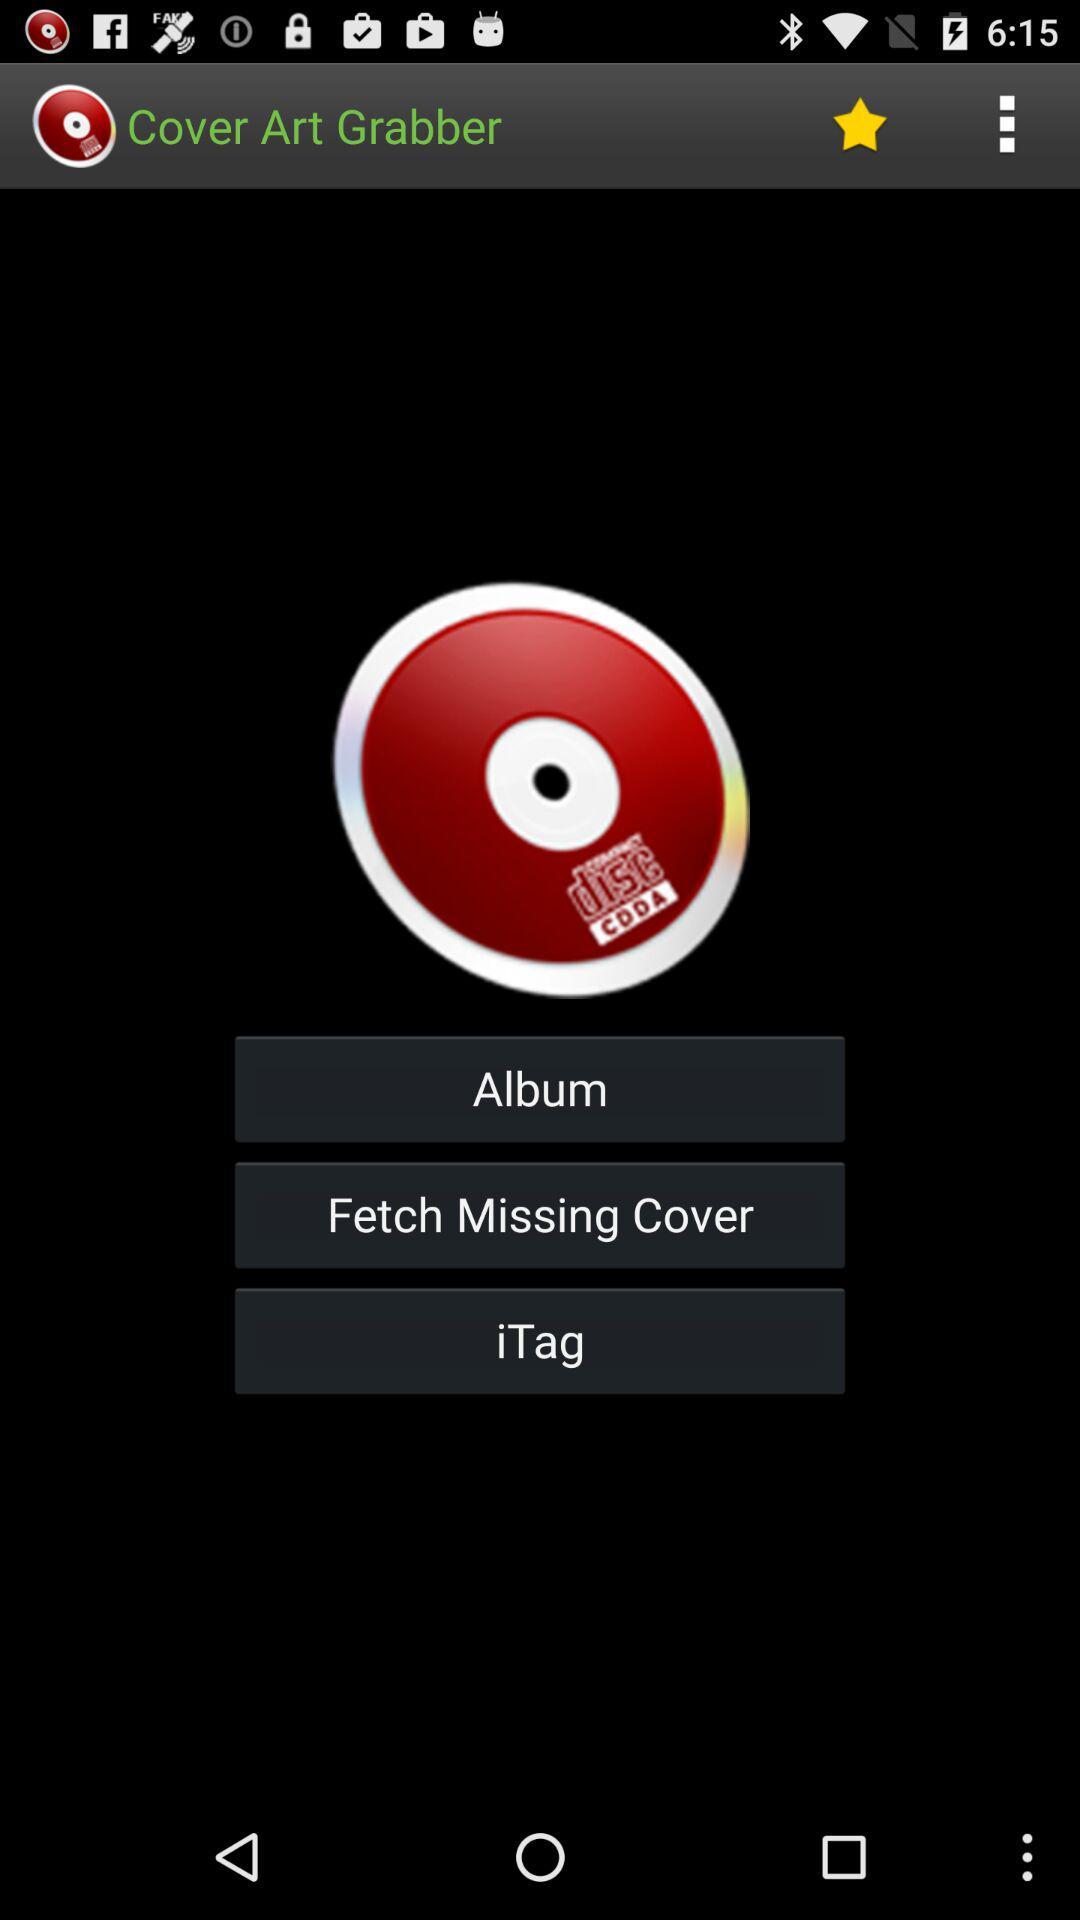  Describe the element at coordinates (858, 124) in the screenshot. I see `the item next to cover art grabber icon` at that location.